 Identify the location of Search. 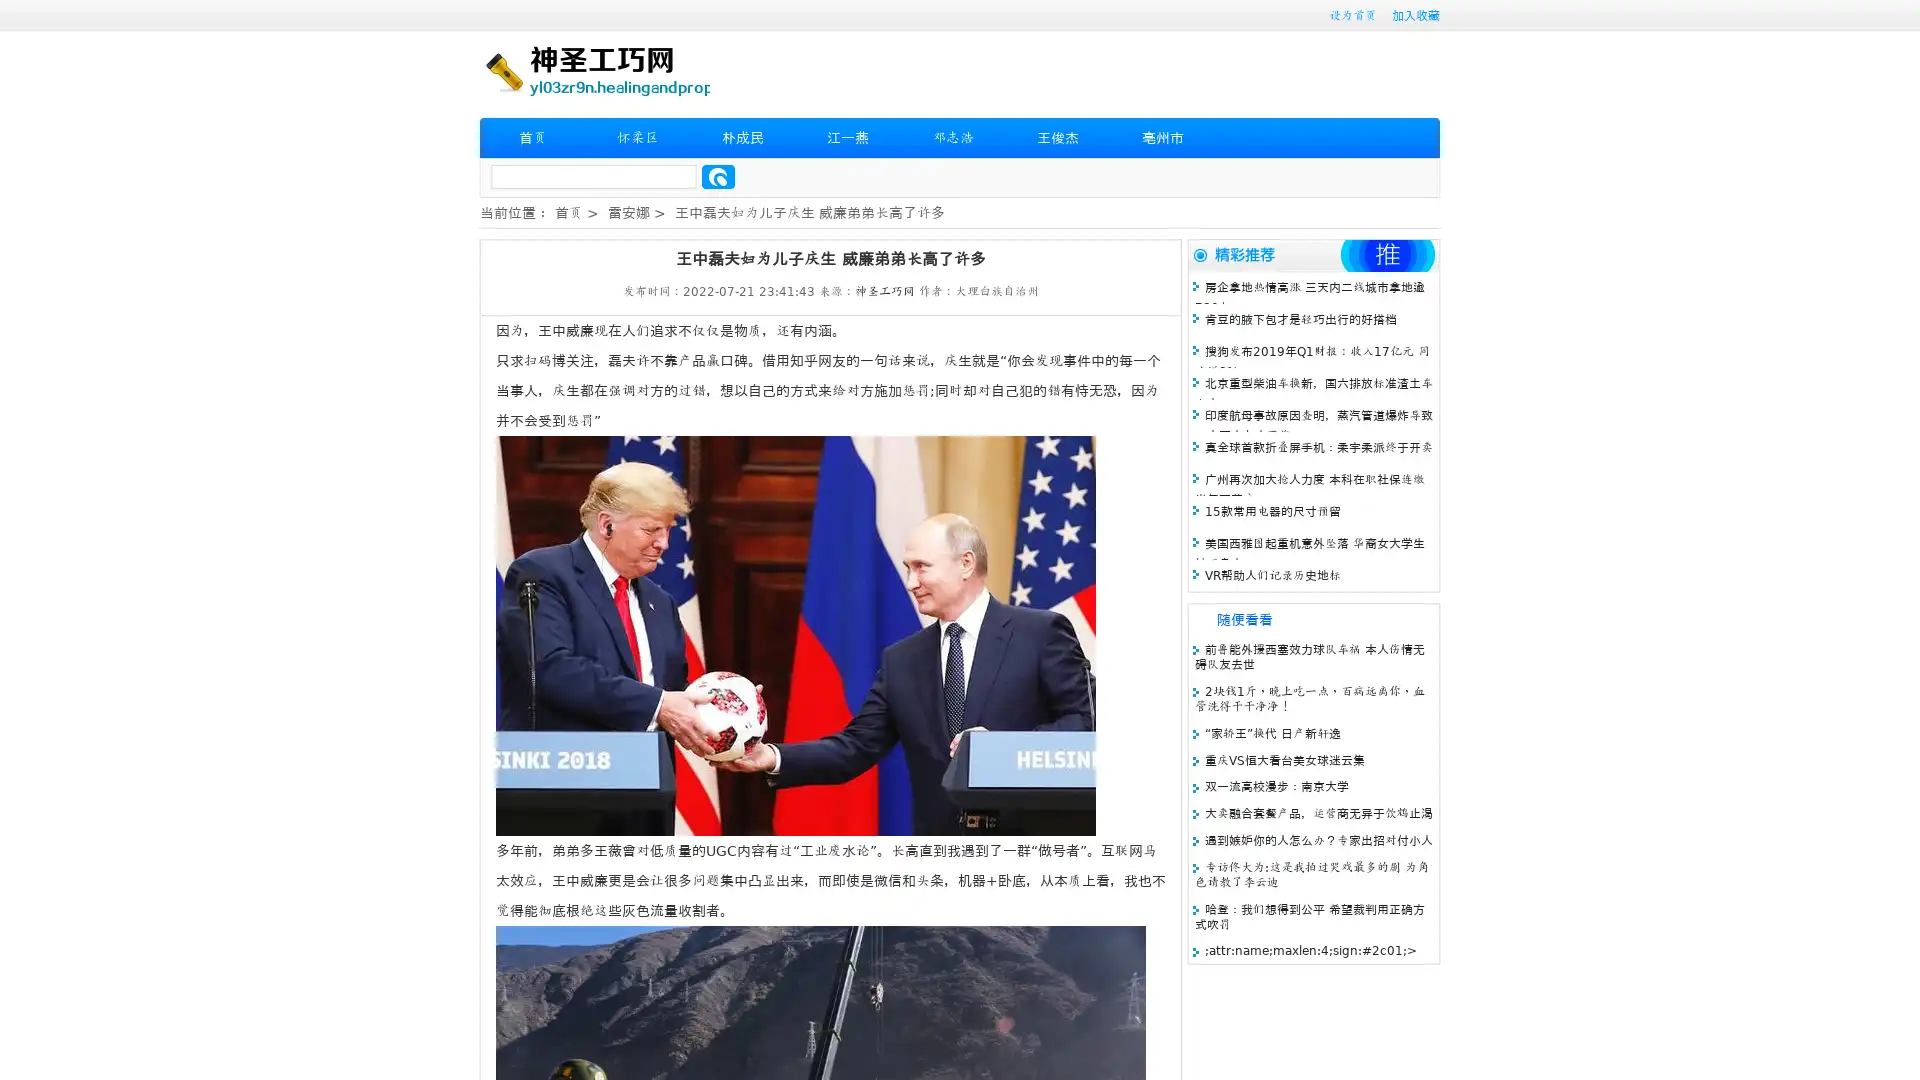
(718, 176).